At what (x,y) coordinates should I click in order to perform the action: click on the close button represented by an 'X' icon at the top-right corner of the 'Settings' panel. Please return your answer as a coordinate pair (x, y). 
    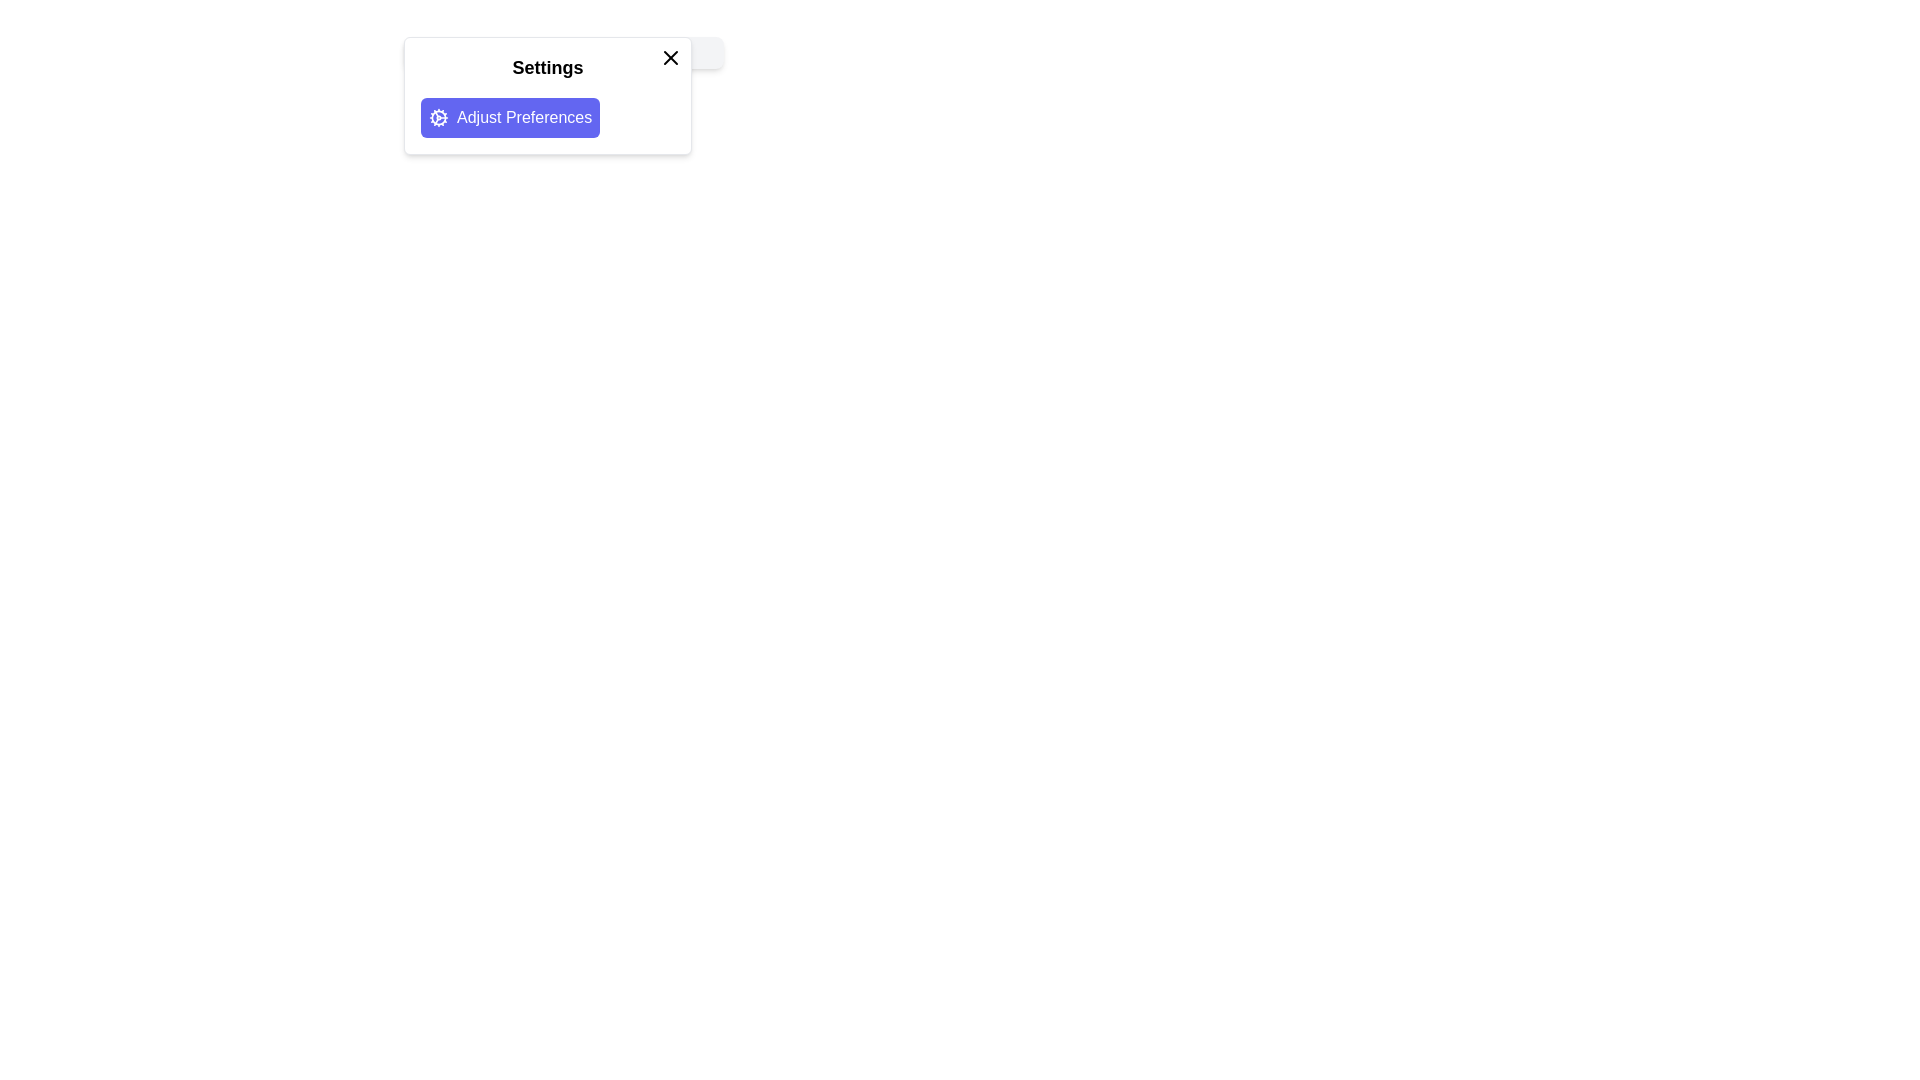
    Looking at the image, I should click on (671, 56).